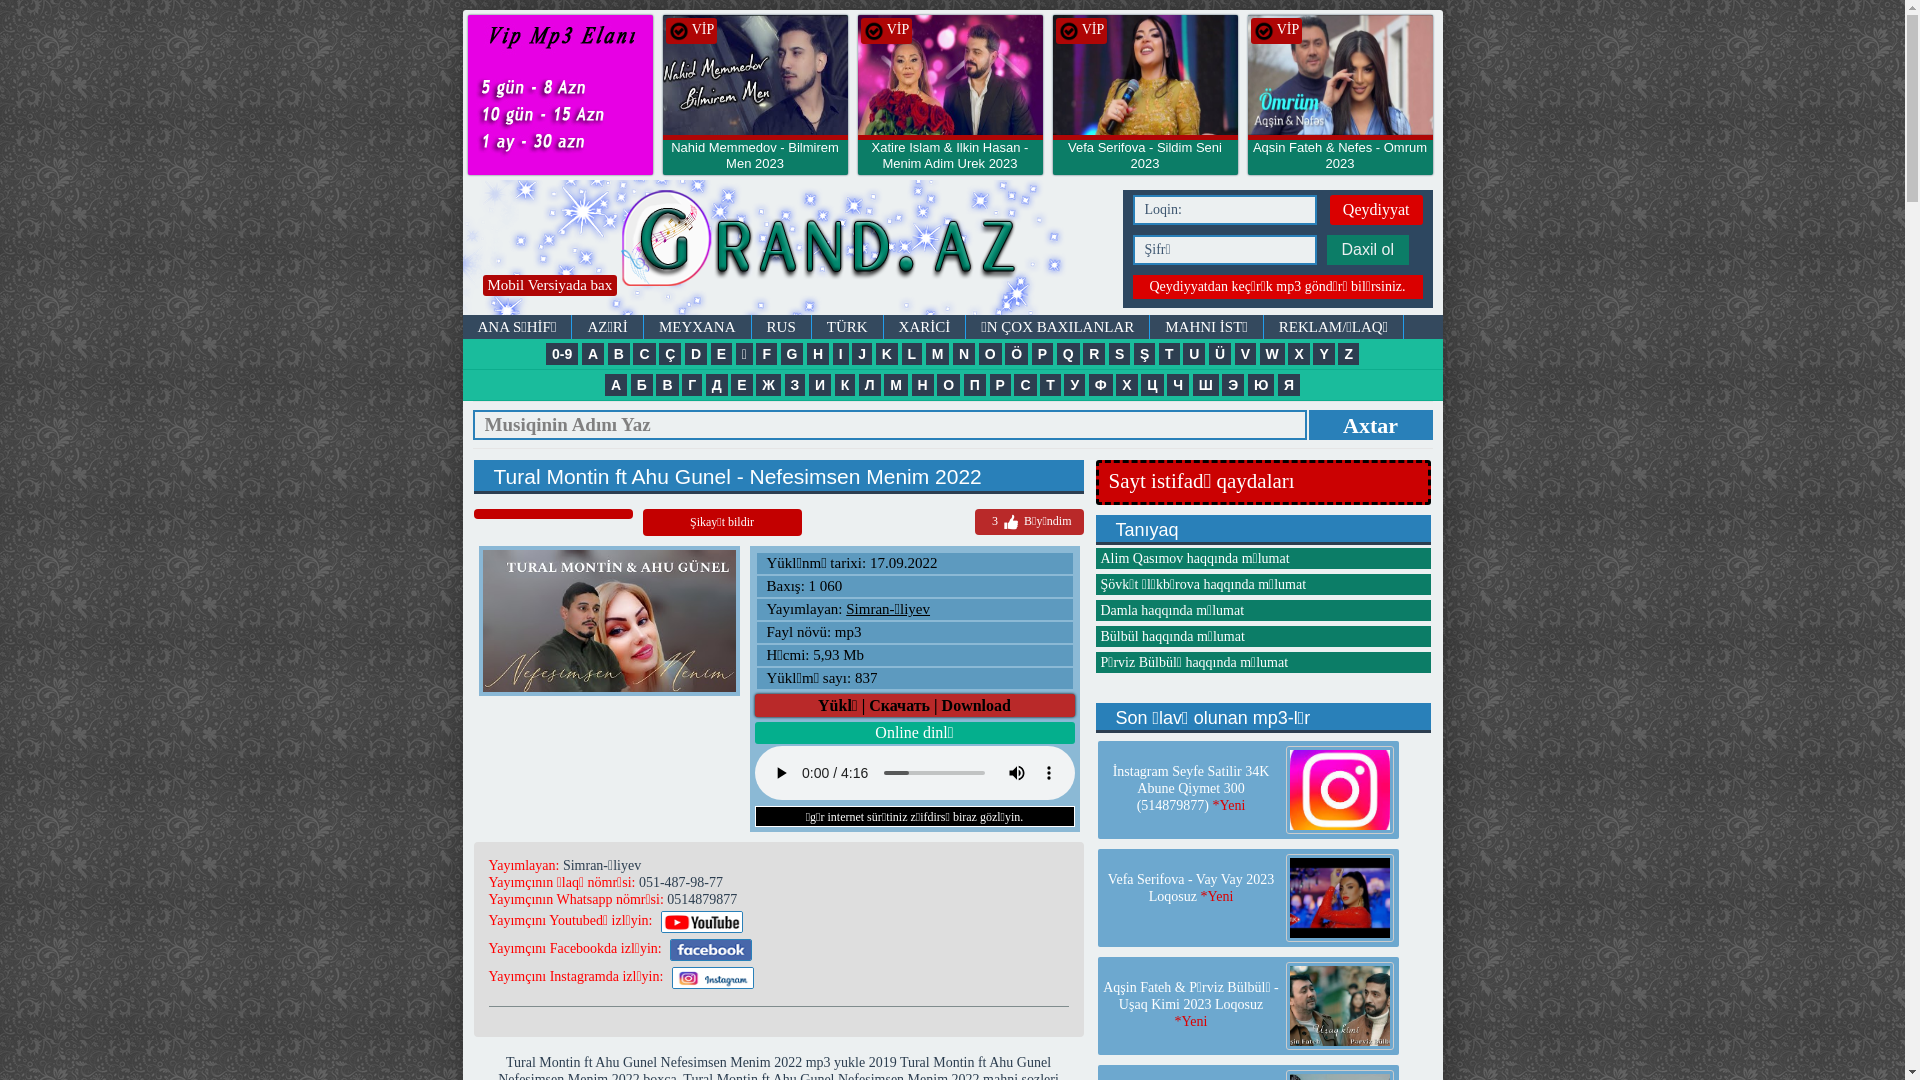 The width and height of the screenshot is (1920, 1080). Describe the element at coordinates (1308, 423) in the screenshot. I see `'Axtar'` at that location.